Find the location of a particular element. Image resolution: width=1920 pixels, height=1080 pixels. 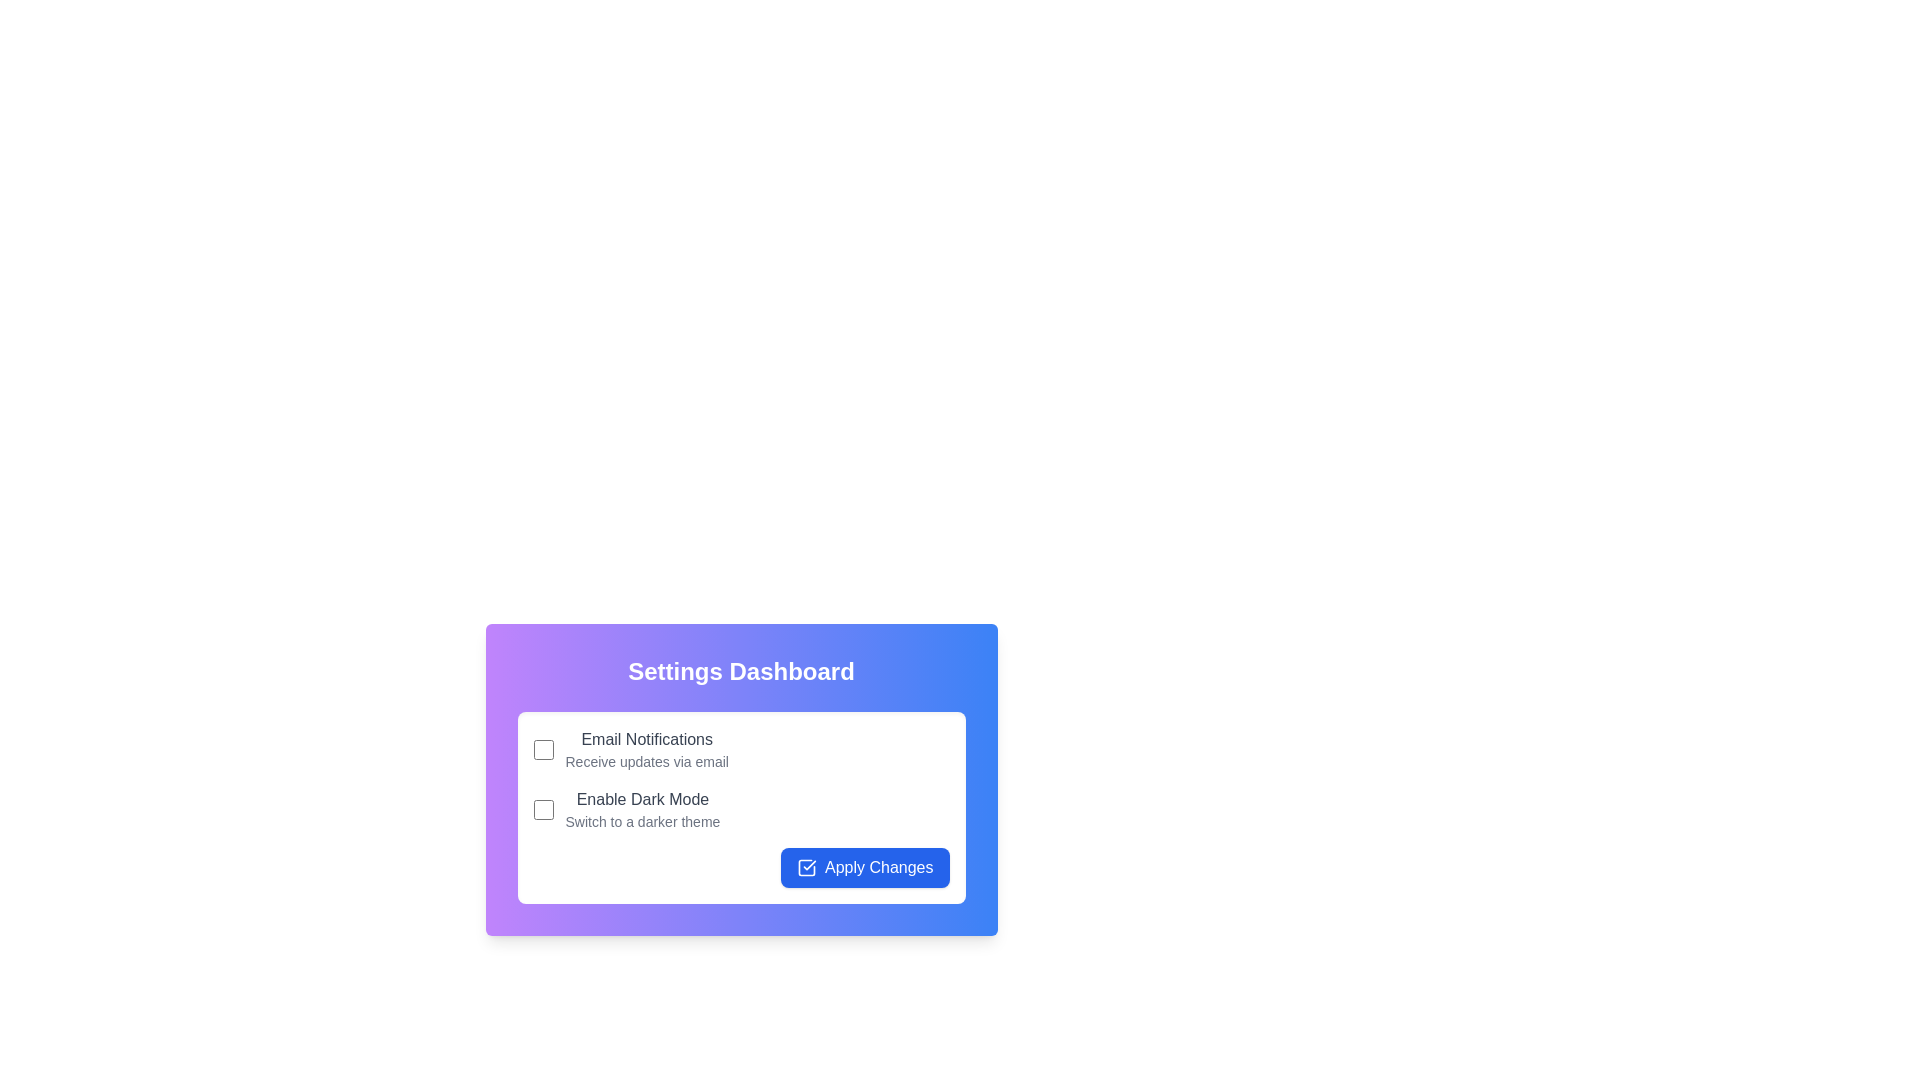

the checkbox associated with the 'Email Notifications' labeled checkbox that has a bolded title and a subtitle for user interaction is located at coordinates (740, 749).